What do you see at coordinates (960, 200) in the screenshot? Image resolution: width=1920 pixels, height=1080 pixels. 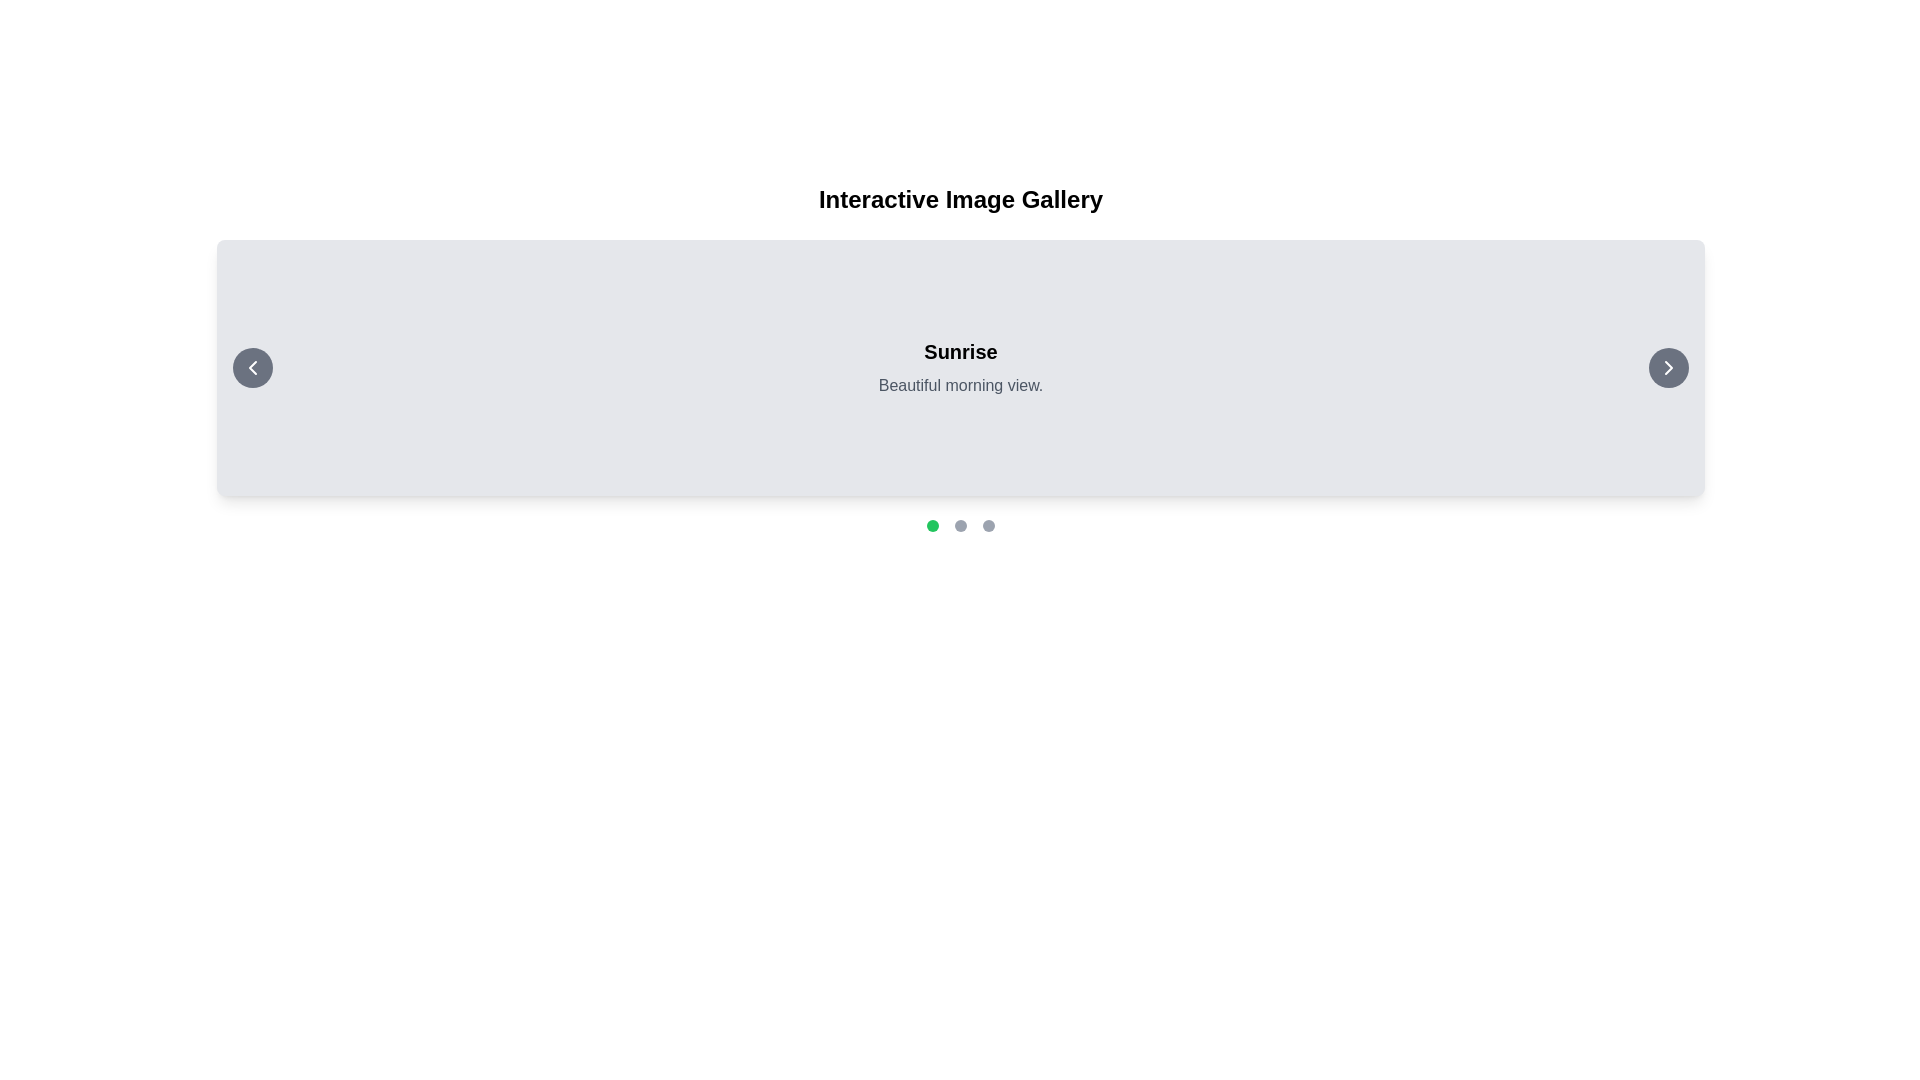 I see `the static text element displaying 'Interactive Image Gallery', which is centrally aligned at the top of the user interface` at bounding box center [960, 200].